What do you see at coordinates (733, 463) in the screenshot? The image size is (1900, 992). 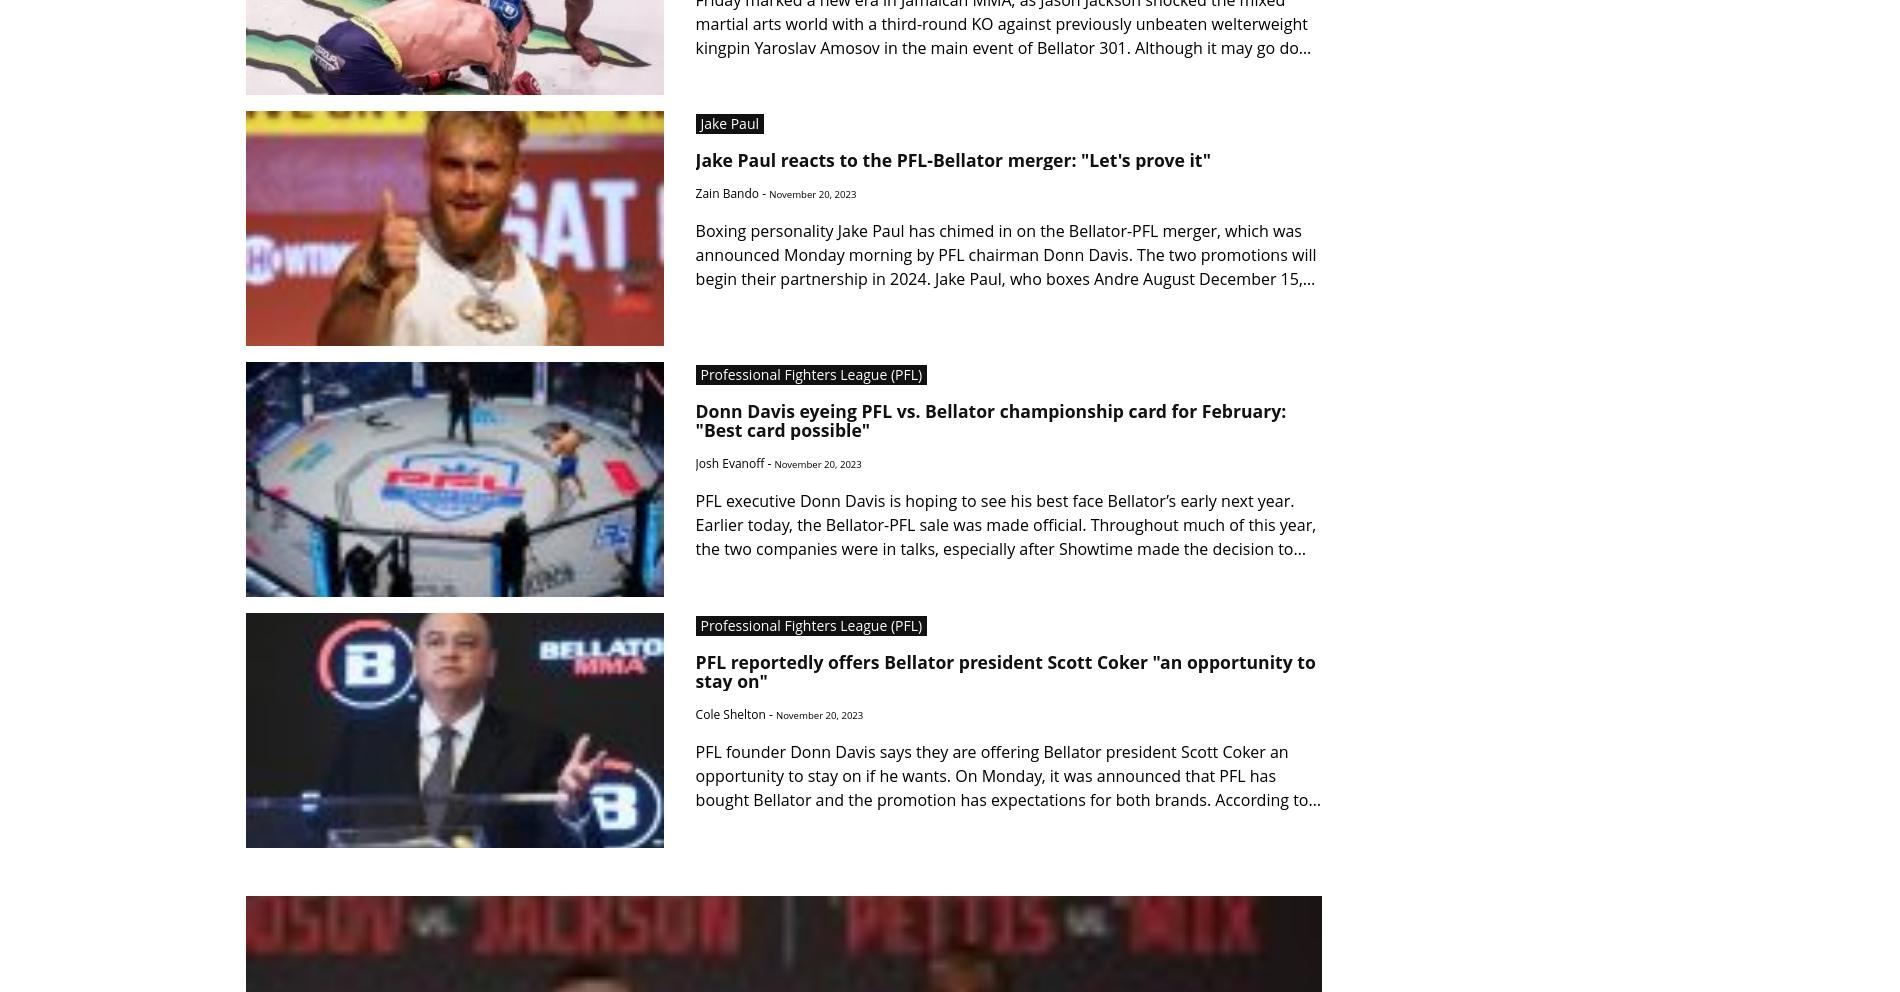 I see `'Josh Evanoff -'` at bounding box center [733, 463].